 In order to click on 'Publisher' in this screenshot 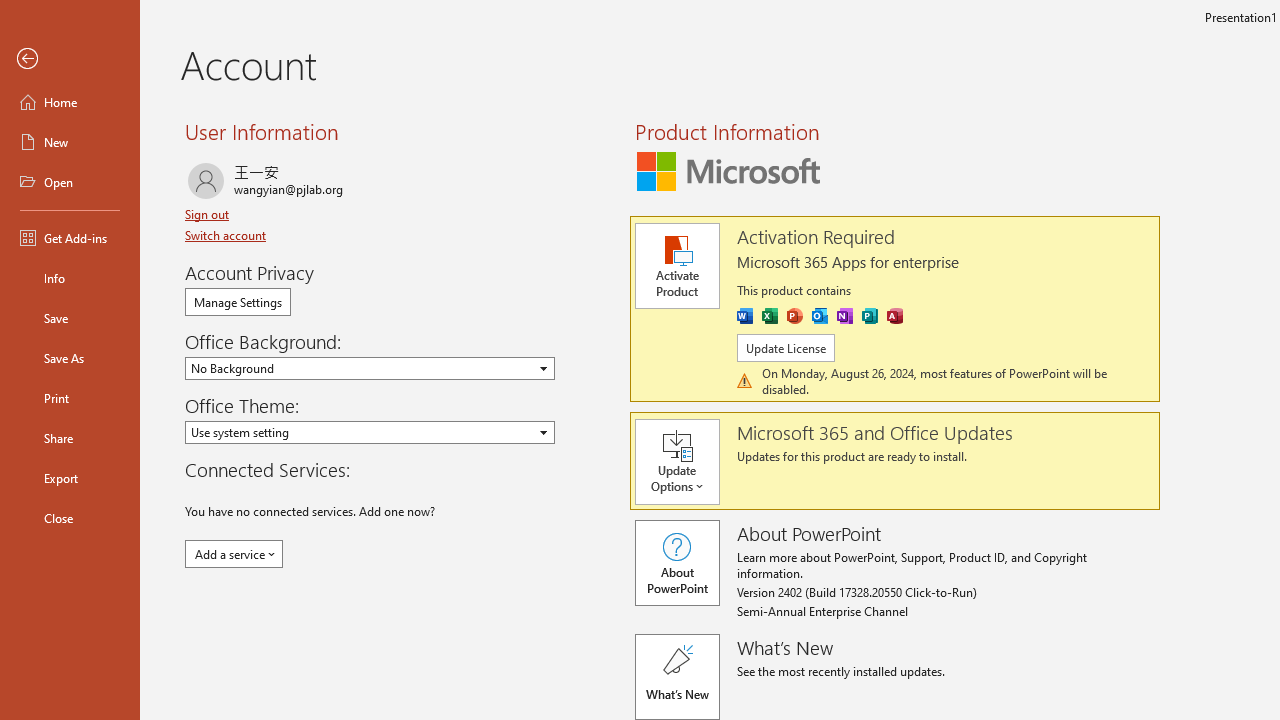, I will do `click(869, 315)`.